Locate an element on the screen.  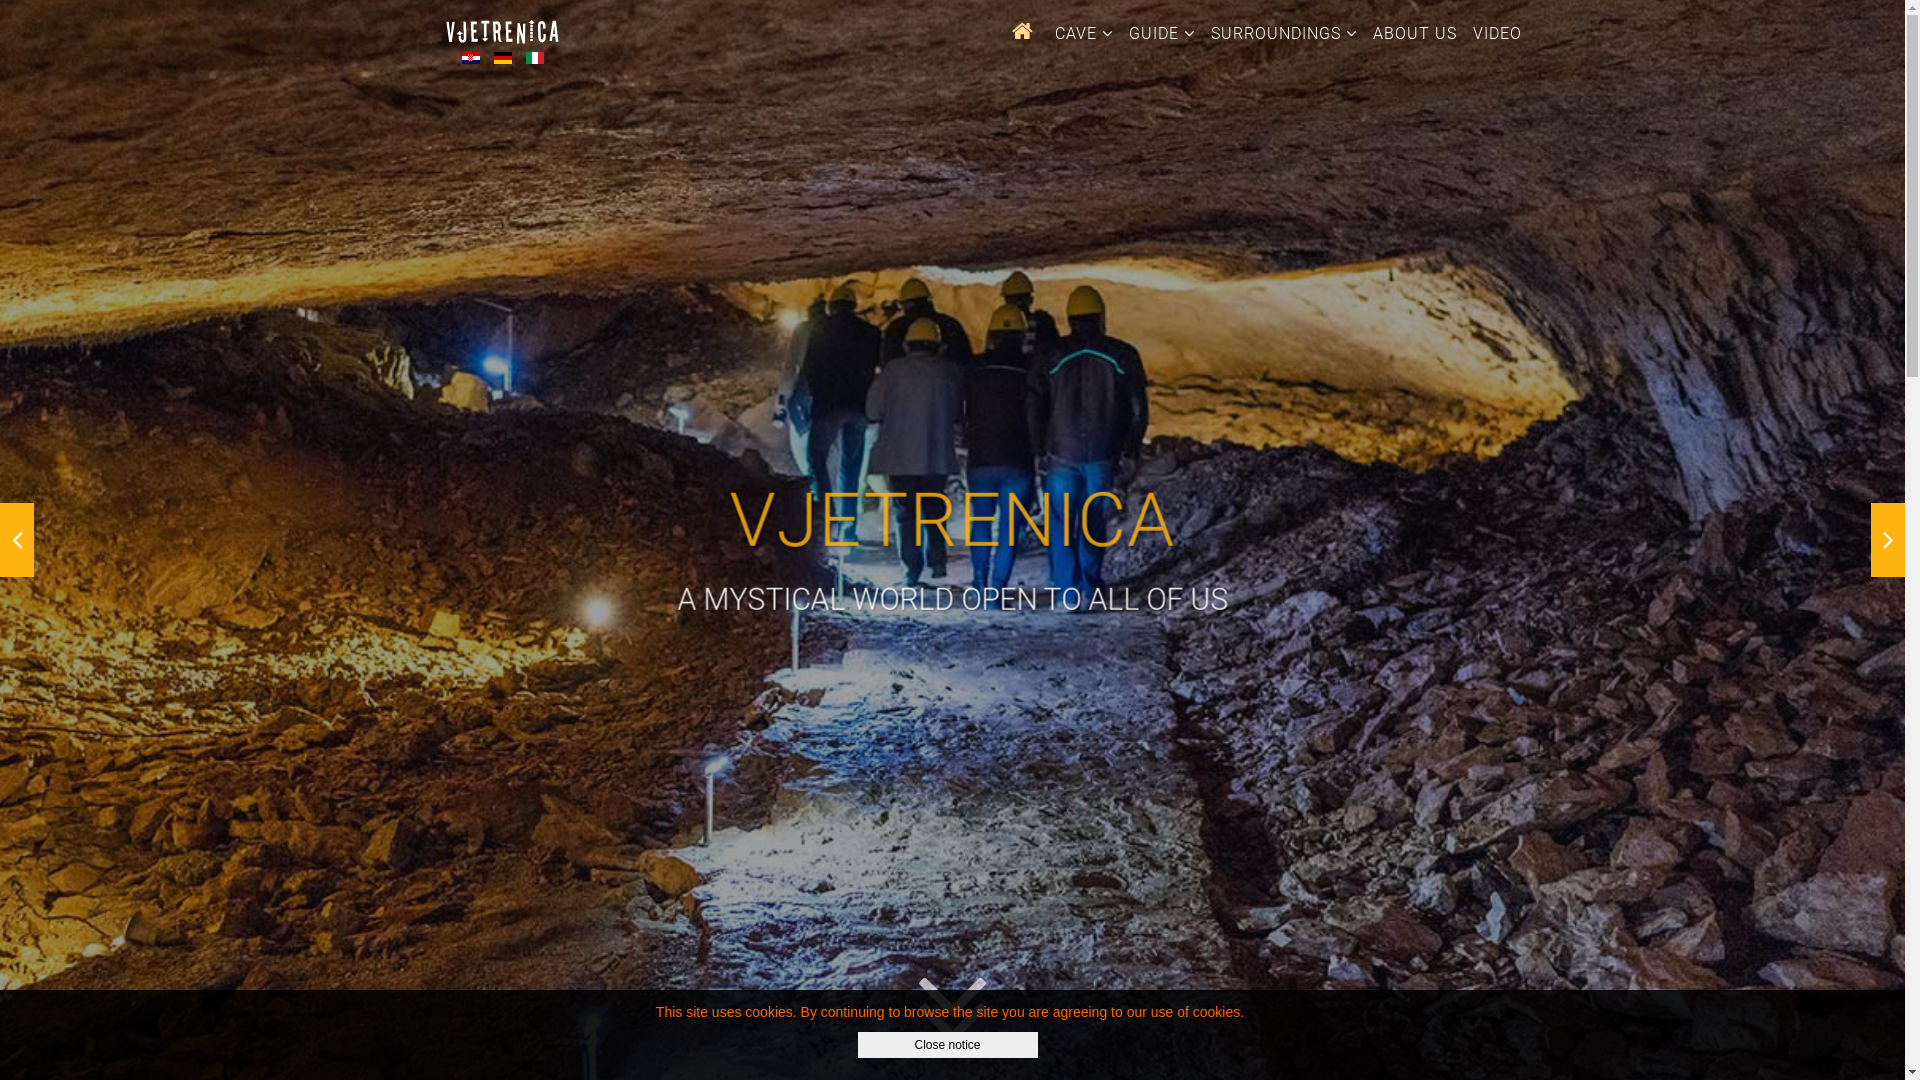
'Italiano' is located at coordinates (534, 56).